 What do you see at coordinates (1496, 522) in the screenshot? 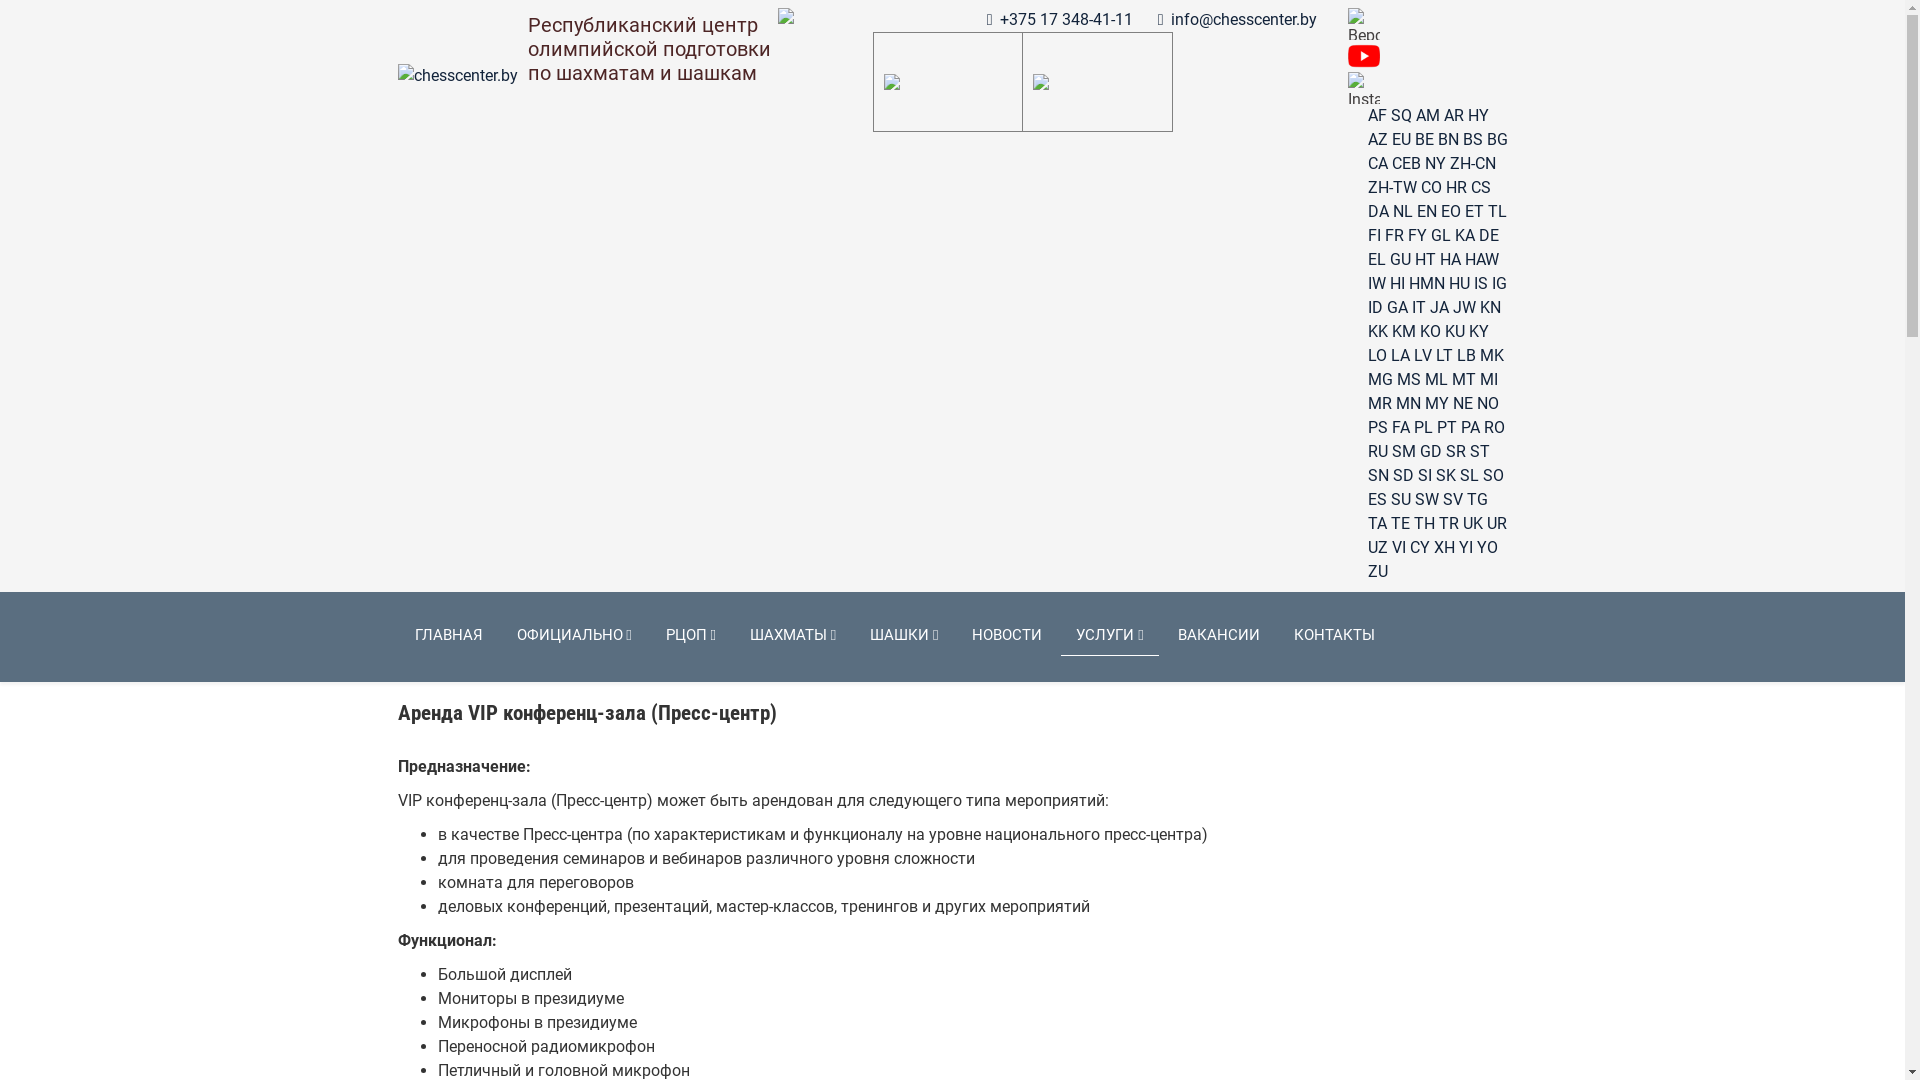
I see `'UR'` at bounding box center [1496, 522].